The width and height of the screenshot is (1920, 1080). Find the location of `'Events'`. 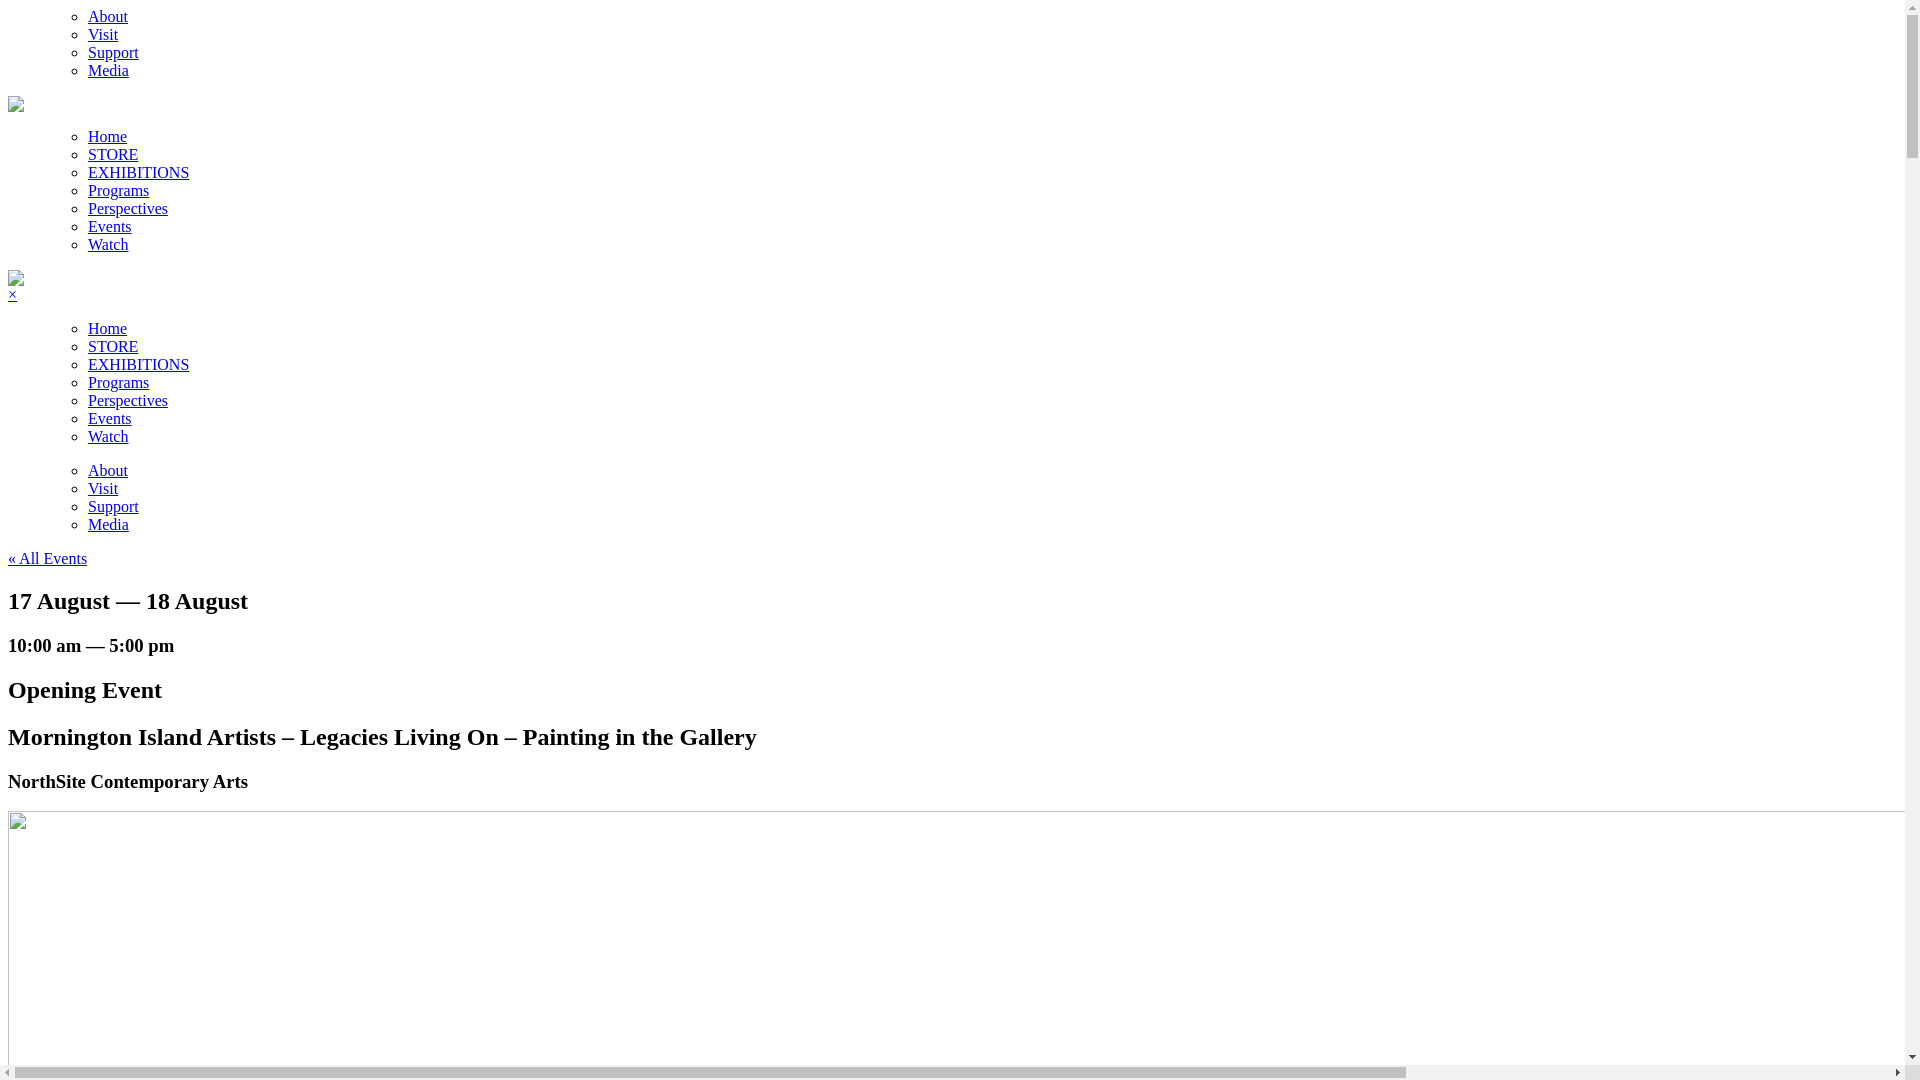

'Events' is located at coordinates (109, 225).